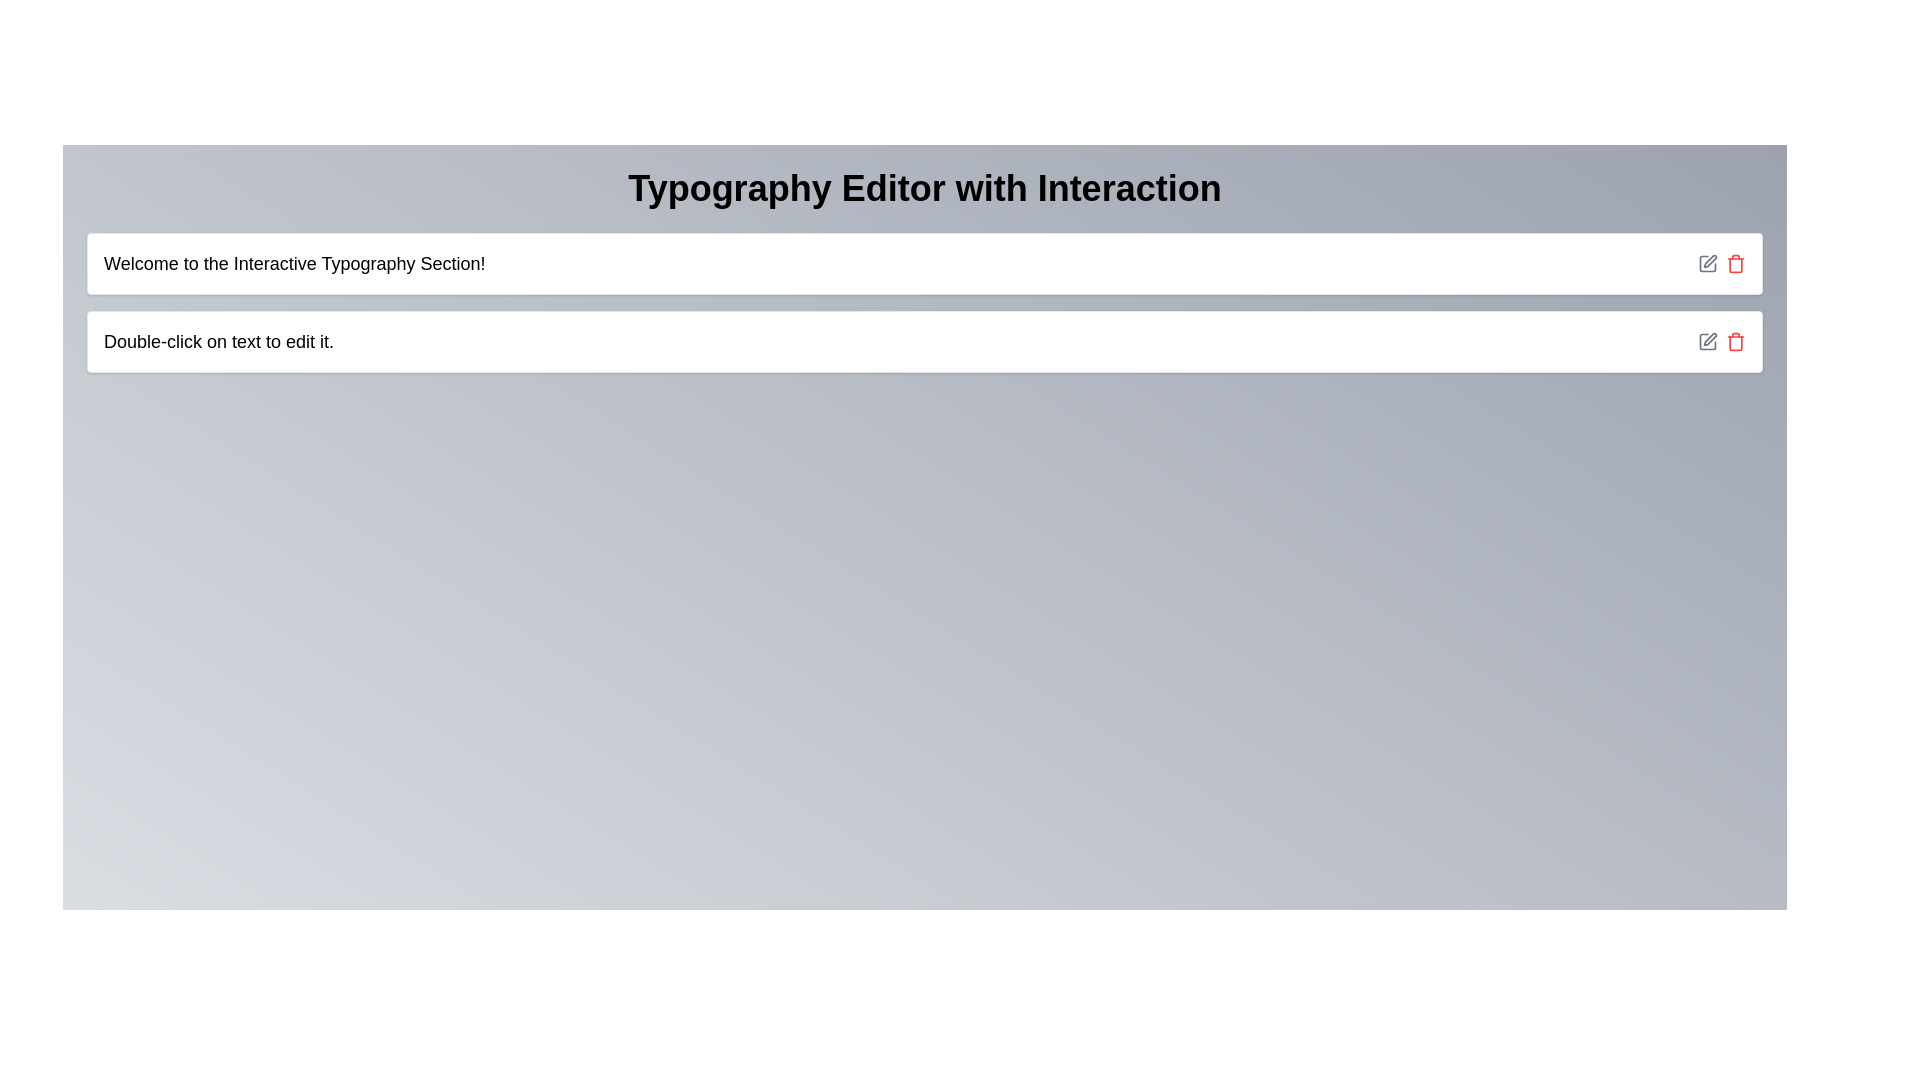  I want to click on the leftmost edit button located next to the second text box, so click(1707, 341).